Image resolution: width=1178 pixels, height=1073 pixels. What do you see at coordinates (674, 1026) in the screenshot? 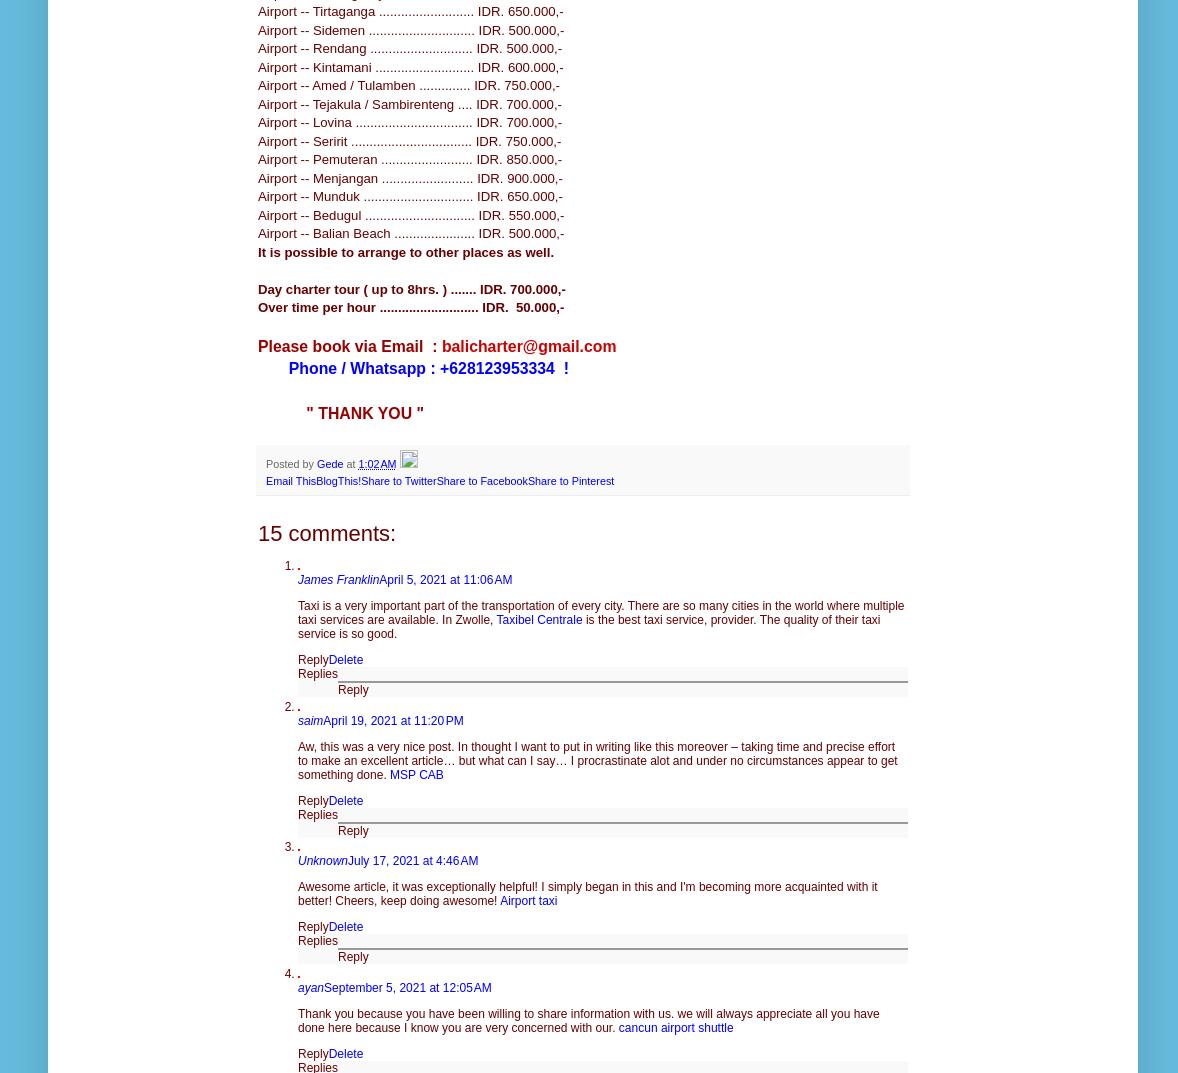
I see `'cancun airport shuttle'` at bounding box center [674, 1026].